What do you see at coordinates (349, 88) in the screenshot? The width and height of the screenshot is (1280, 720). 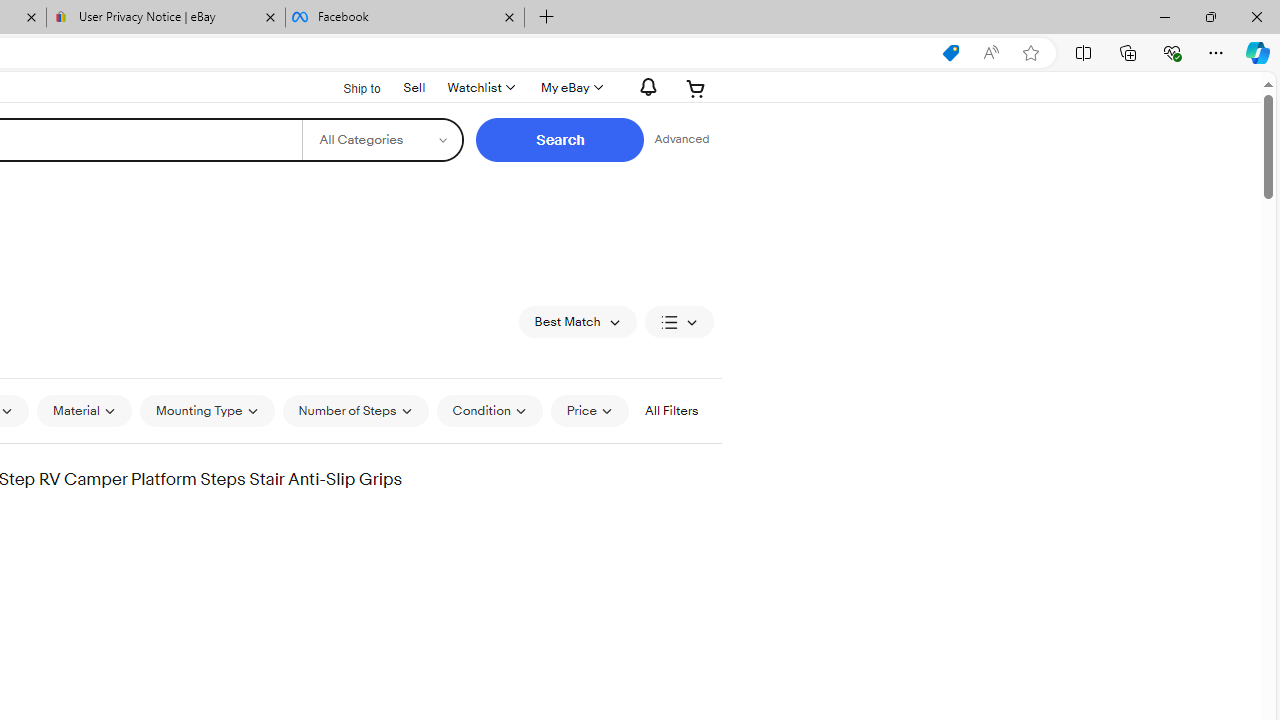 I see `'Ship to'` at bounding box center [349, 88].